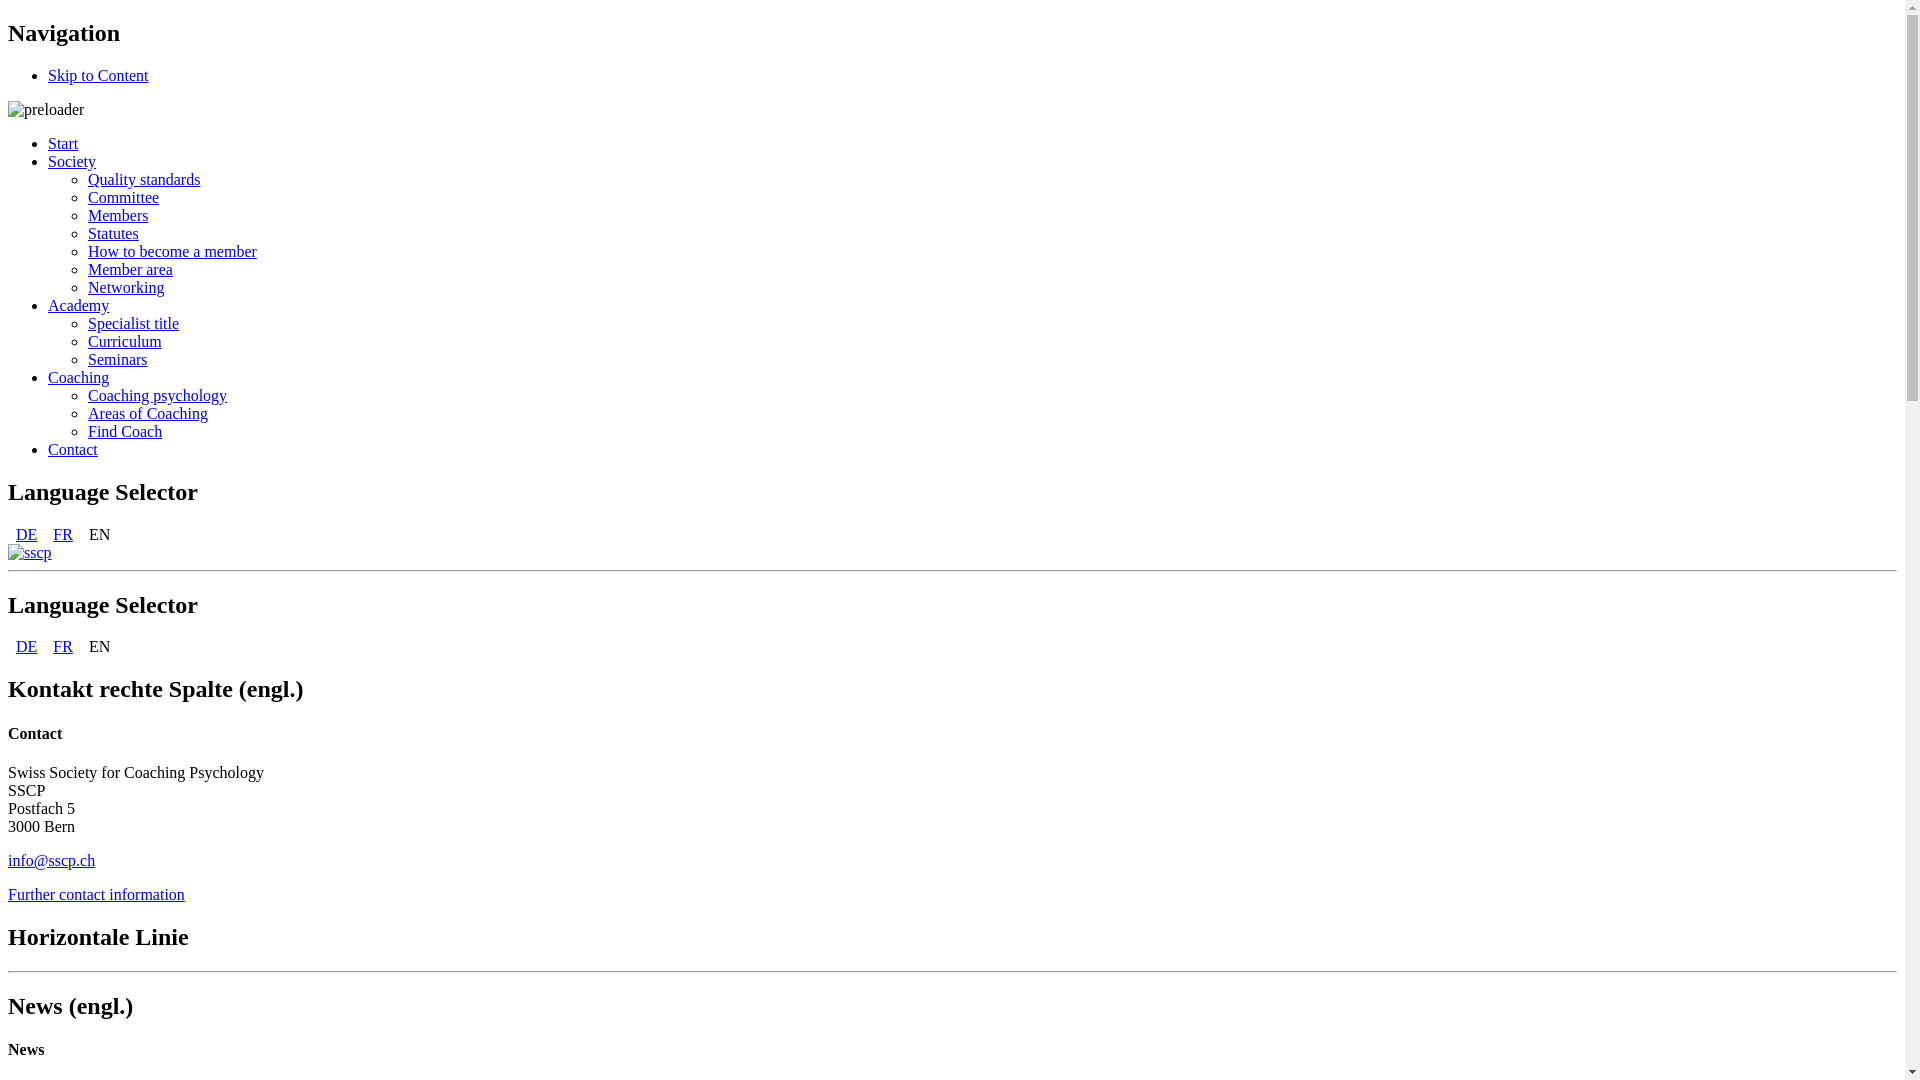 This screenshot has height=1080, width=1920. I want to click on 'FR', so click(44, 533).